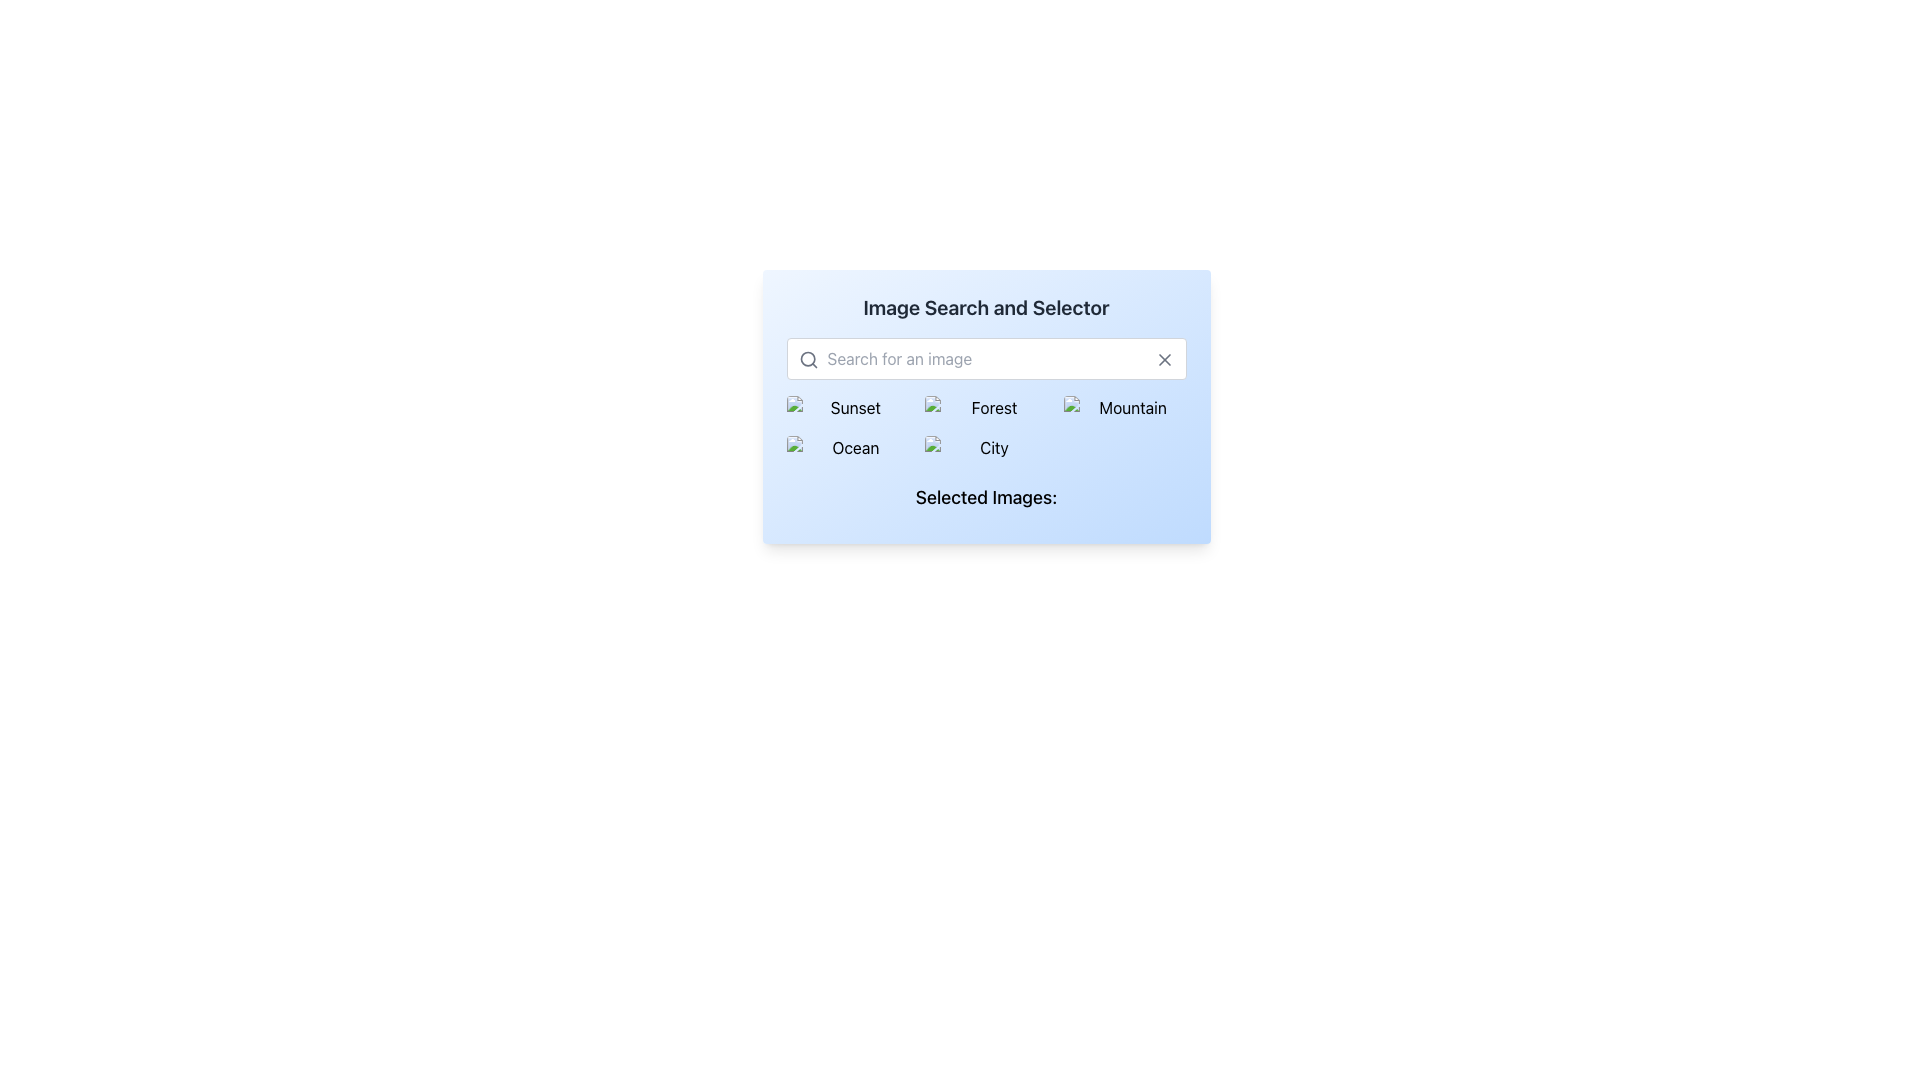 The width and height of the screenshot is (1920, 1080). What do you see at coordinates (847, 446) in the screenshot?
I see `the interactive image thumbnail labeled 'Ocean'` at bounding box center [847, 446].